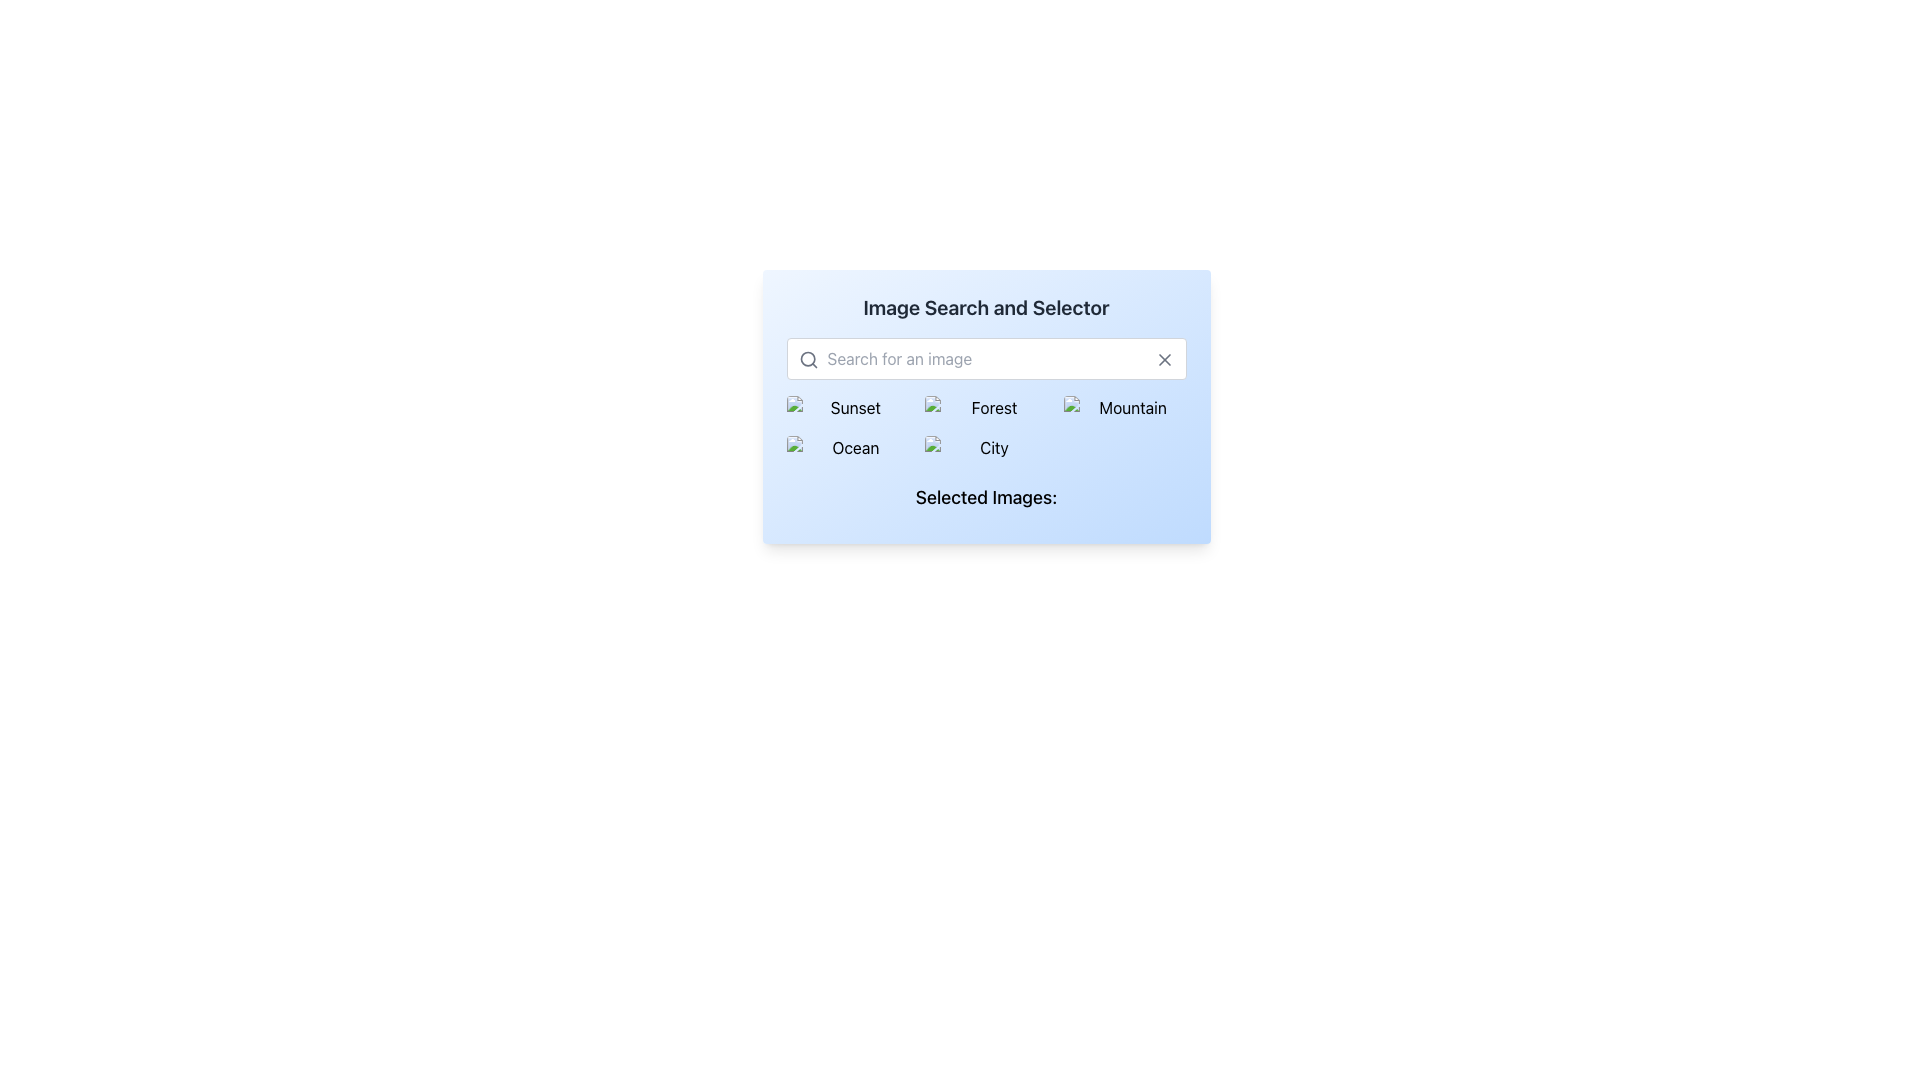 The width and height of the screenshot is (1920, 1080). What do you see at coordinates (847, 446) in the screenshot?
I see `the interactive image thumbnail labeled 'Ocean'` at bounding box center [847, 446].